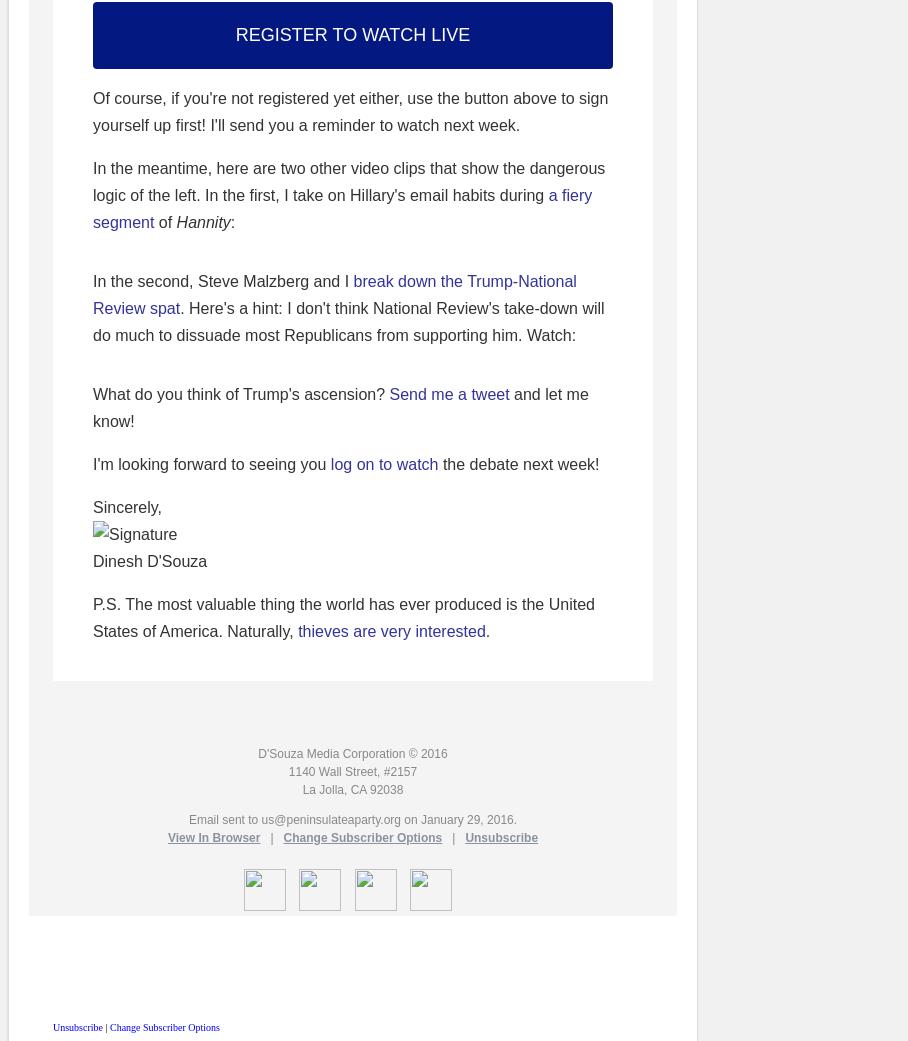 The image size is (908, 1041). Describe the element at coordinates (239, 394) in the screenshot. I see `'What do you think of Trump's ascension?'` at that location.